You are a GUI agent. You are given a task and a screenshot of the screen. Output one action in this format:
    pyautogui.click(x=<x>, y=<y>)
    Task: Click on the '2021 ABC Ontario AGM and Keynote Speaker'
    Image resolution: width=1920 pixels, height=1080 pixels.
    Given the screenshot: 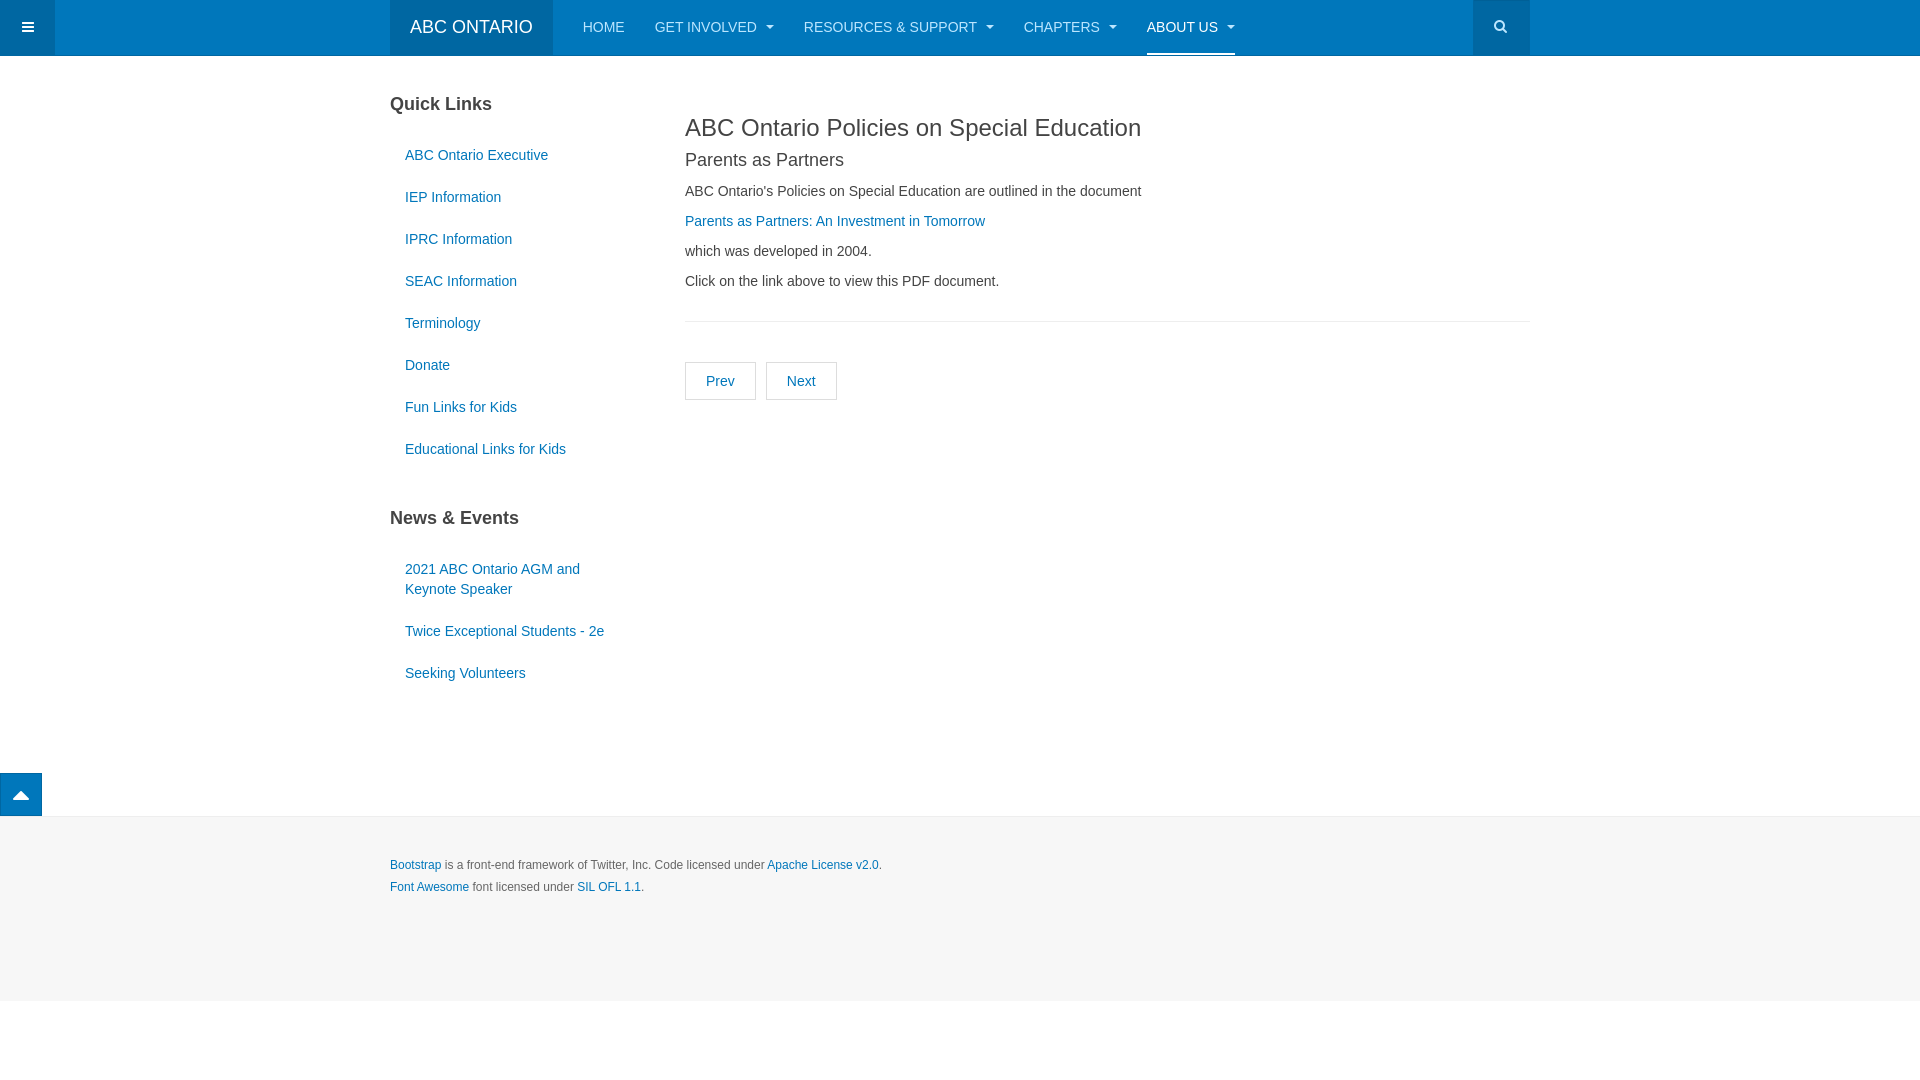 What is the action you would take?
    pyautogui.click(x=517, y=578)
    